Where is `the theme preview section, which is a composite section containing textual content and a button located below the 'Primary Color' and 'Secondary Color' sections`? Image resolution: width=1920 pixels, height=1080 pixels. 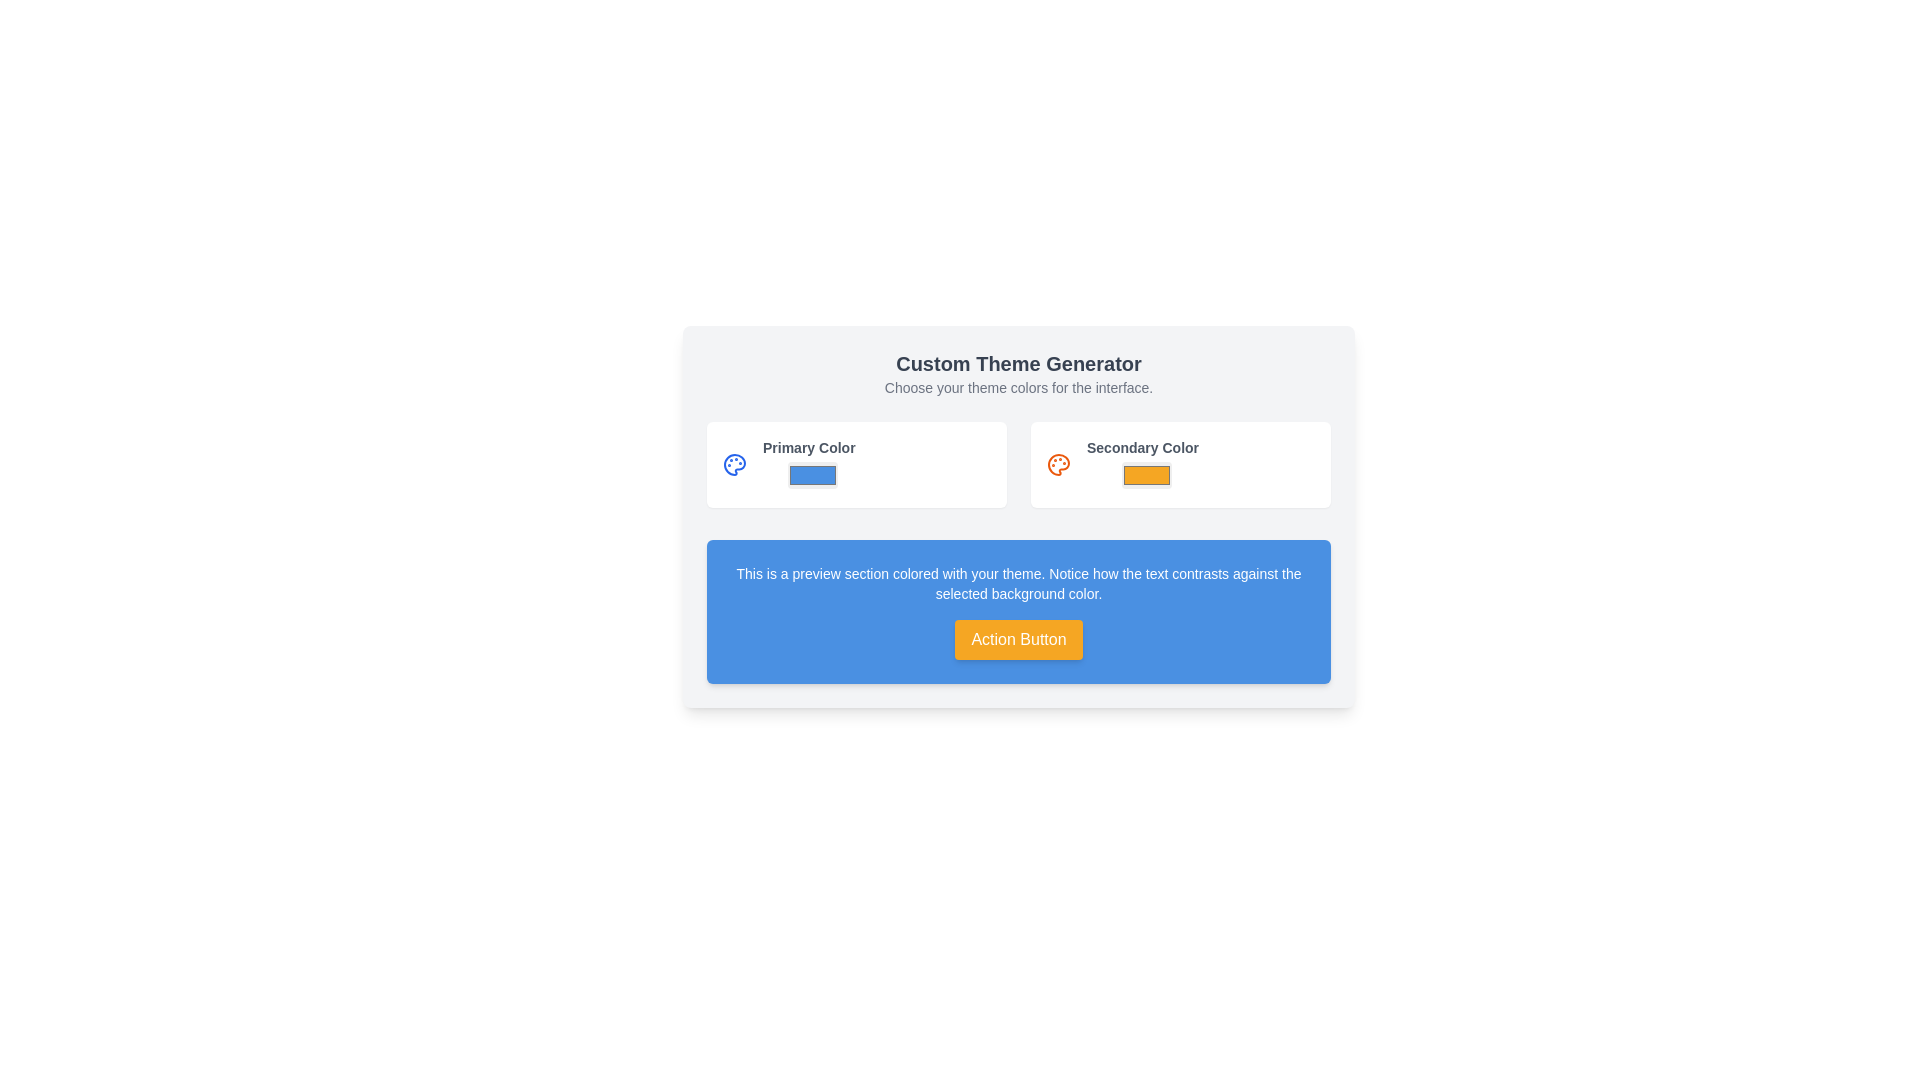 the theme preview section, which is a composite section containing textual content and a button located below the 'Primary Color' and 'Secondary Color' sections is located at coordinates (1018, 611).